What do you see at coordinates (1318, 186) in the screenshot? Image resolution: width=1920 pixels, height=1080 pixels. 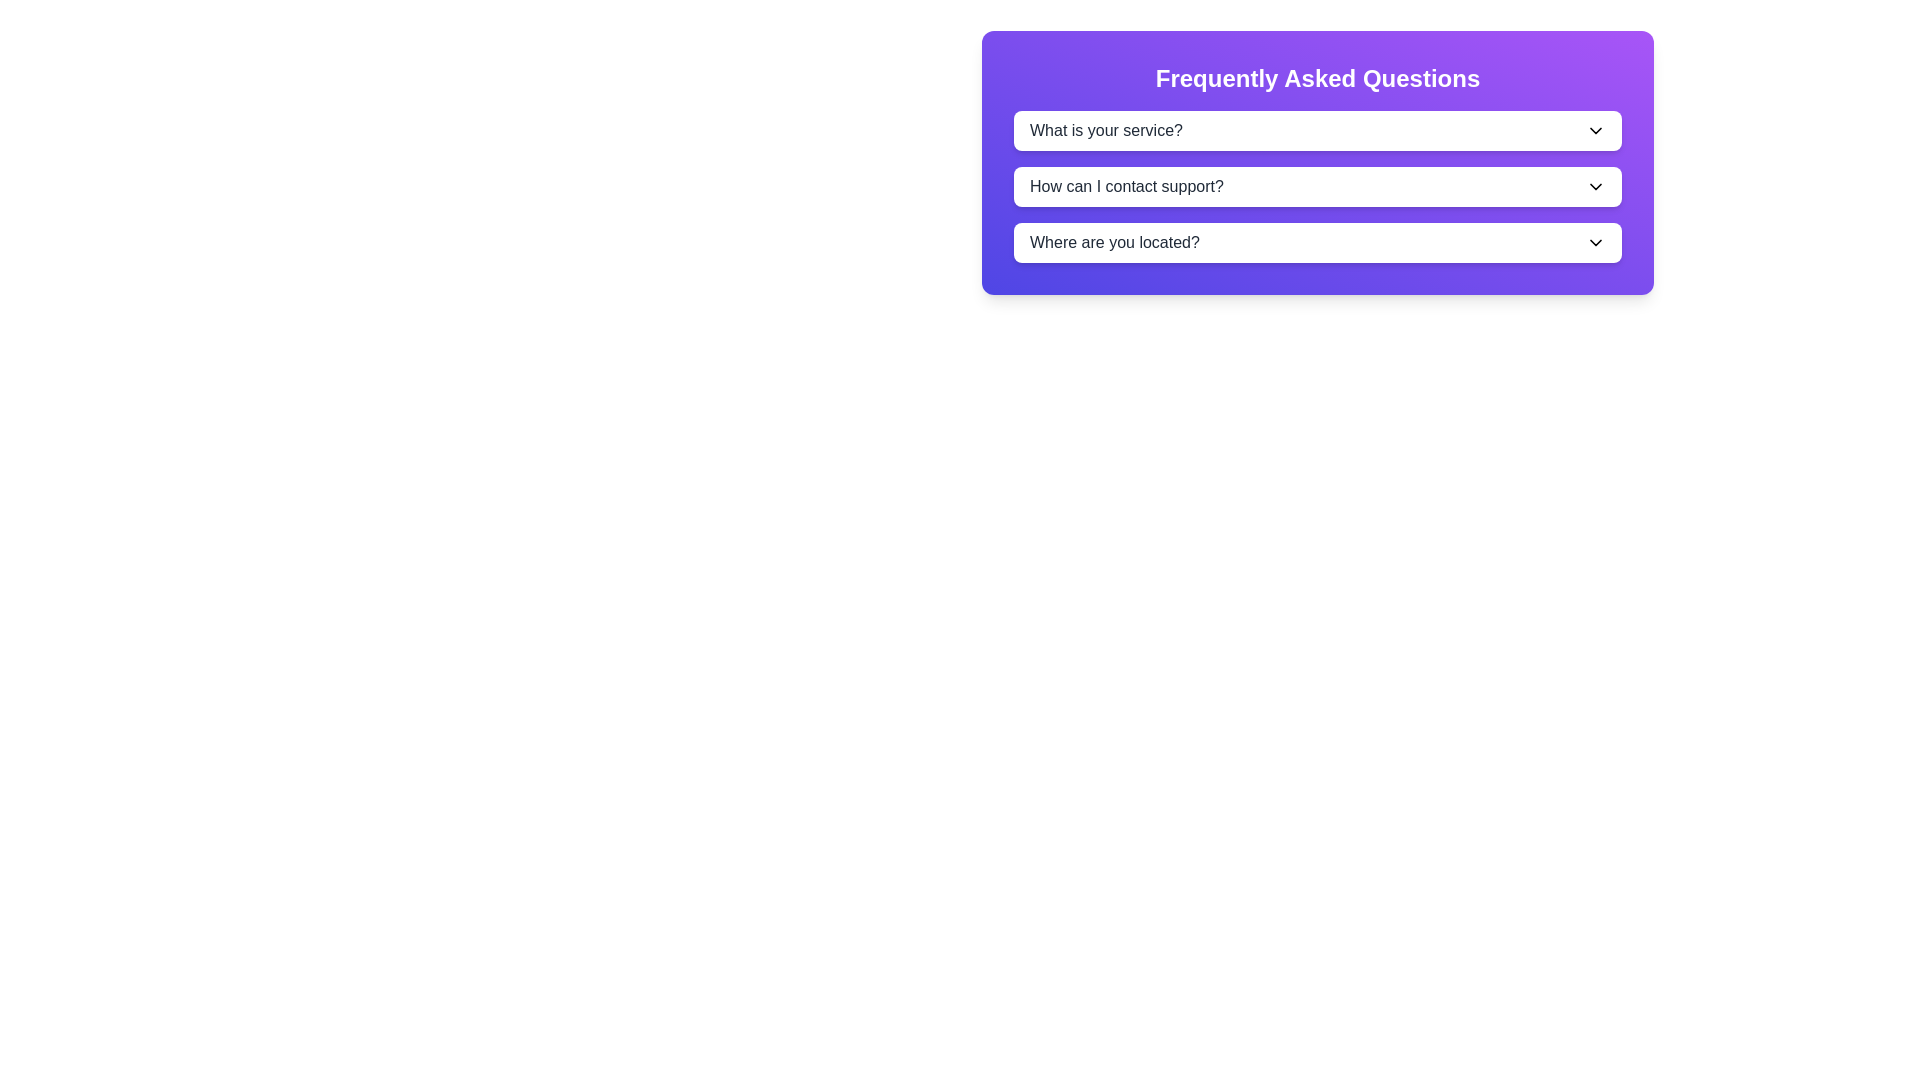 I see `the expandable list item labeled 'How can I contact support?' to activate it` at bounding box center [1318, 186].